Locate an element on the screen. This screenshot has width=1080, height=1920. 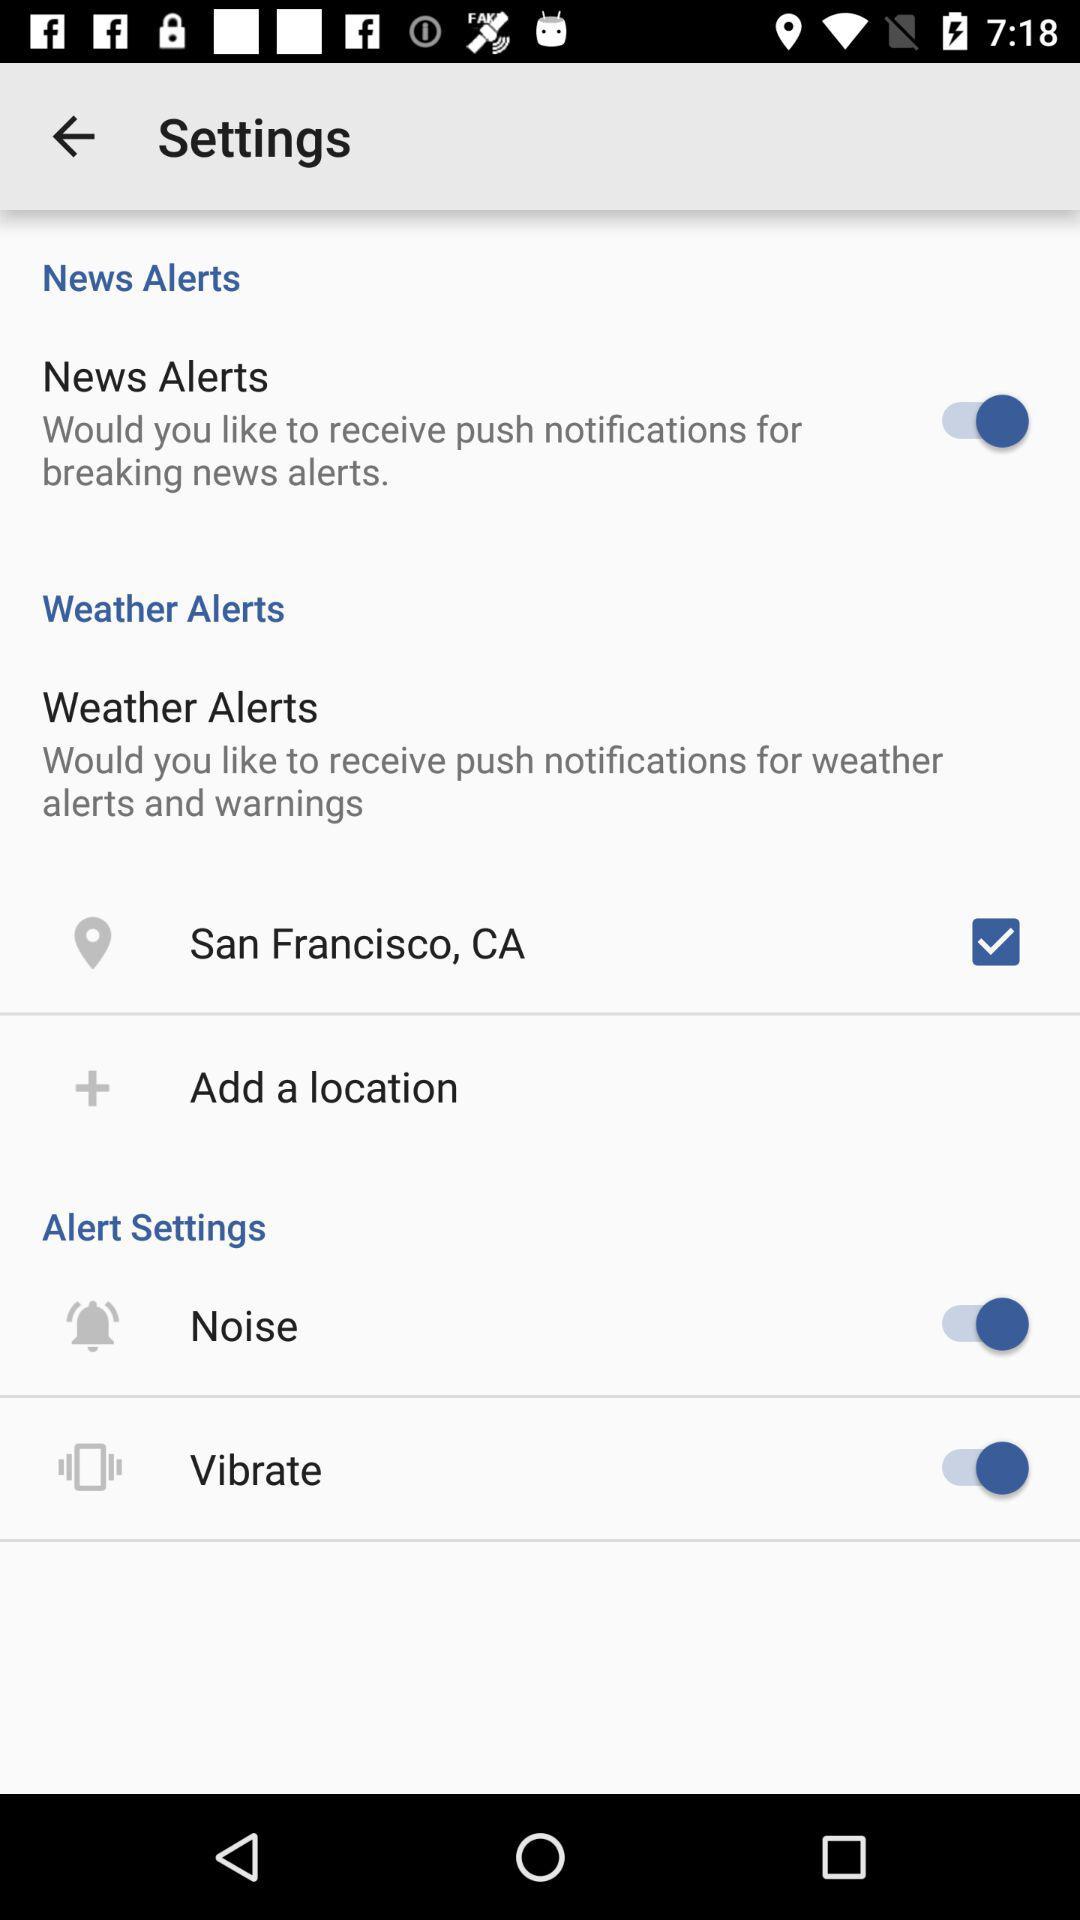
icon below alert settings item is located at coordinates (243, 1324).